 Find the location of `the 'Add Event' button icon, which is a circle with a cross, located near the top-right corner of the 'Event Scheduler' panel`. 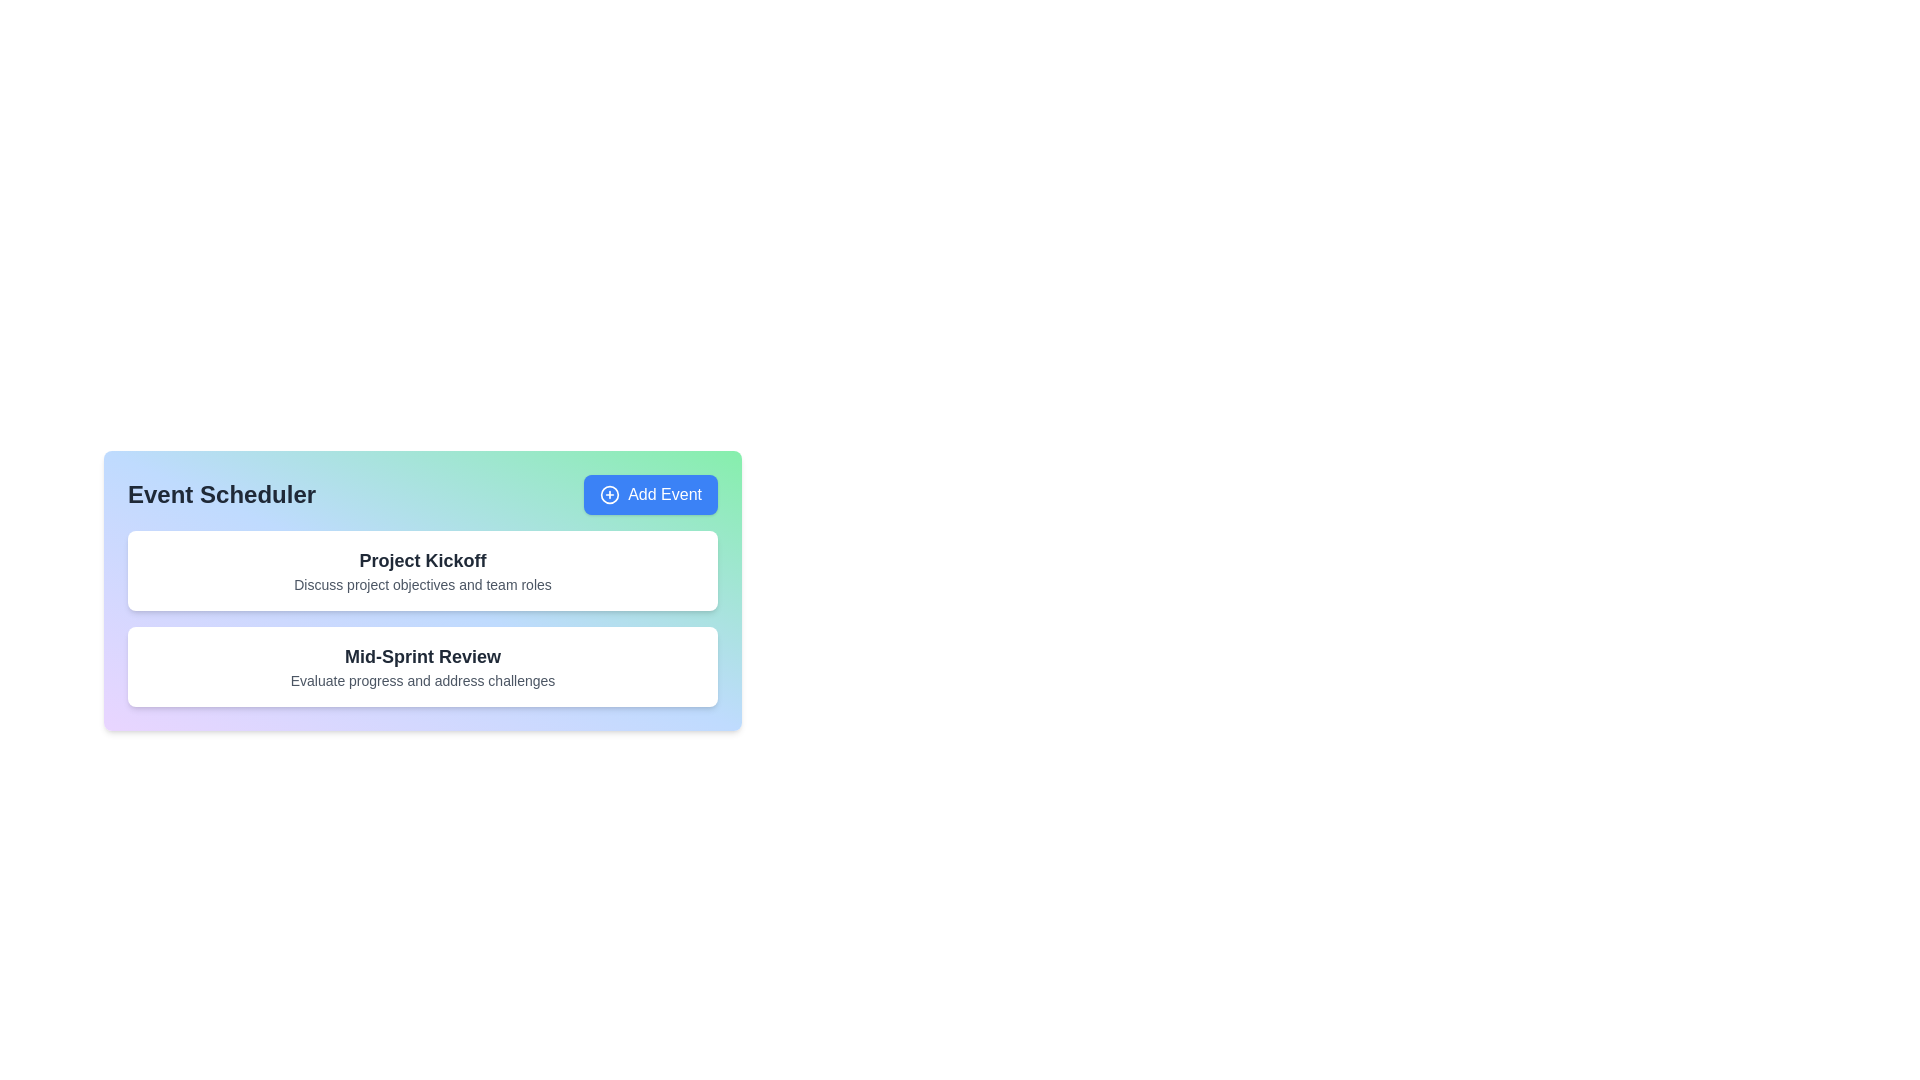

the 'Add Event' button icon, which is a circle with a cross, located near the top-right corner of the 'Event Scheduler' panel is located at coordinates (609, 494).